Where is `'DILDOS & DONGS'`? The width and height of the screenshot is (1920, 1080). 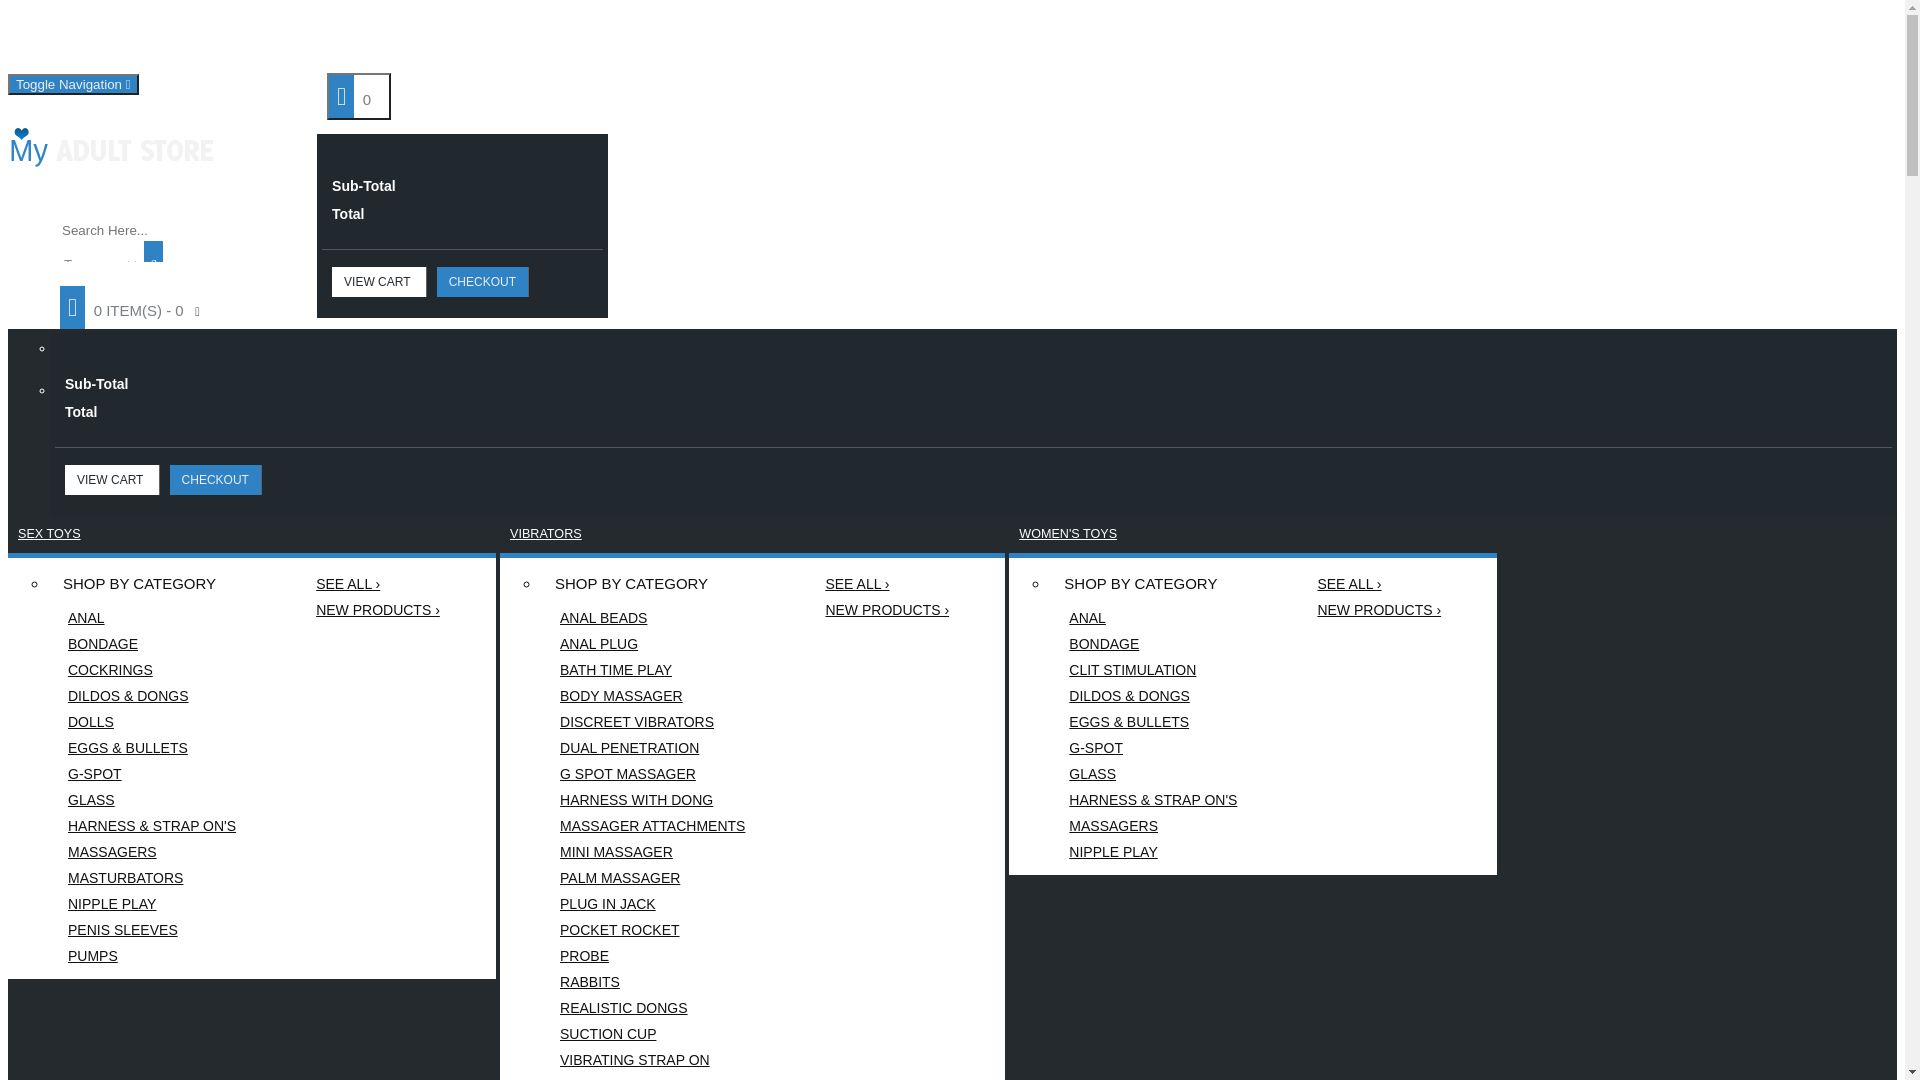 'DILDOS & DONGS' is located at coordinates (151, 694).